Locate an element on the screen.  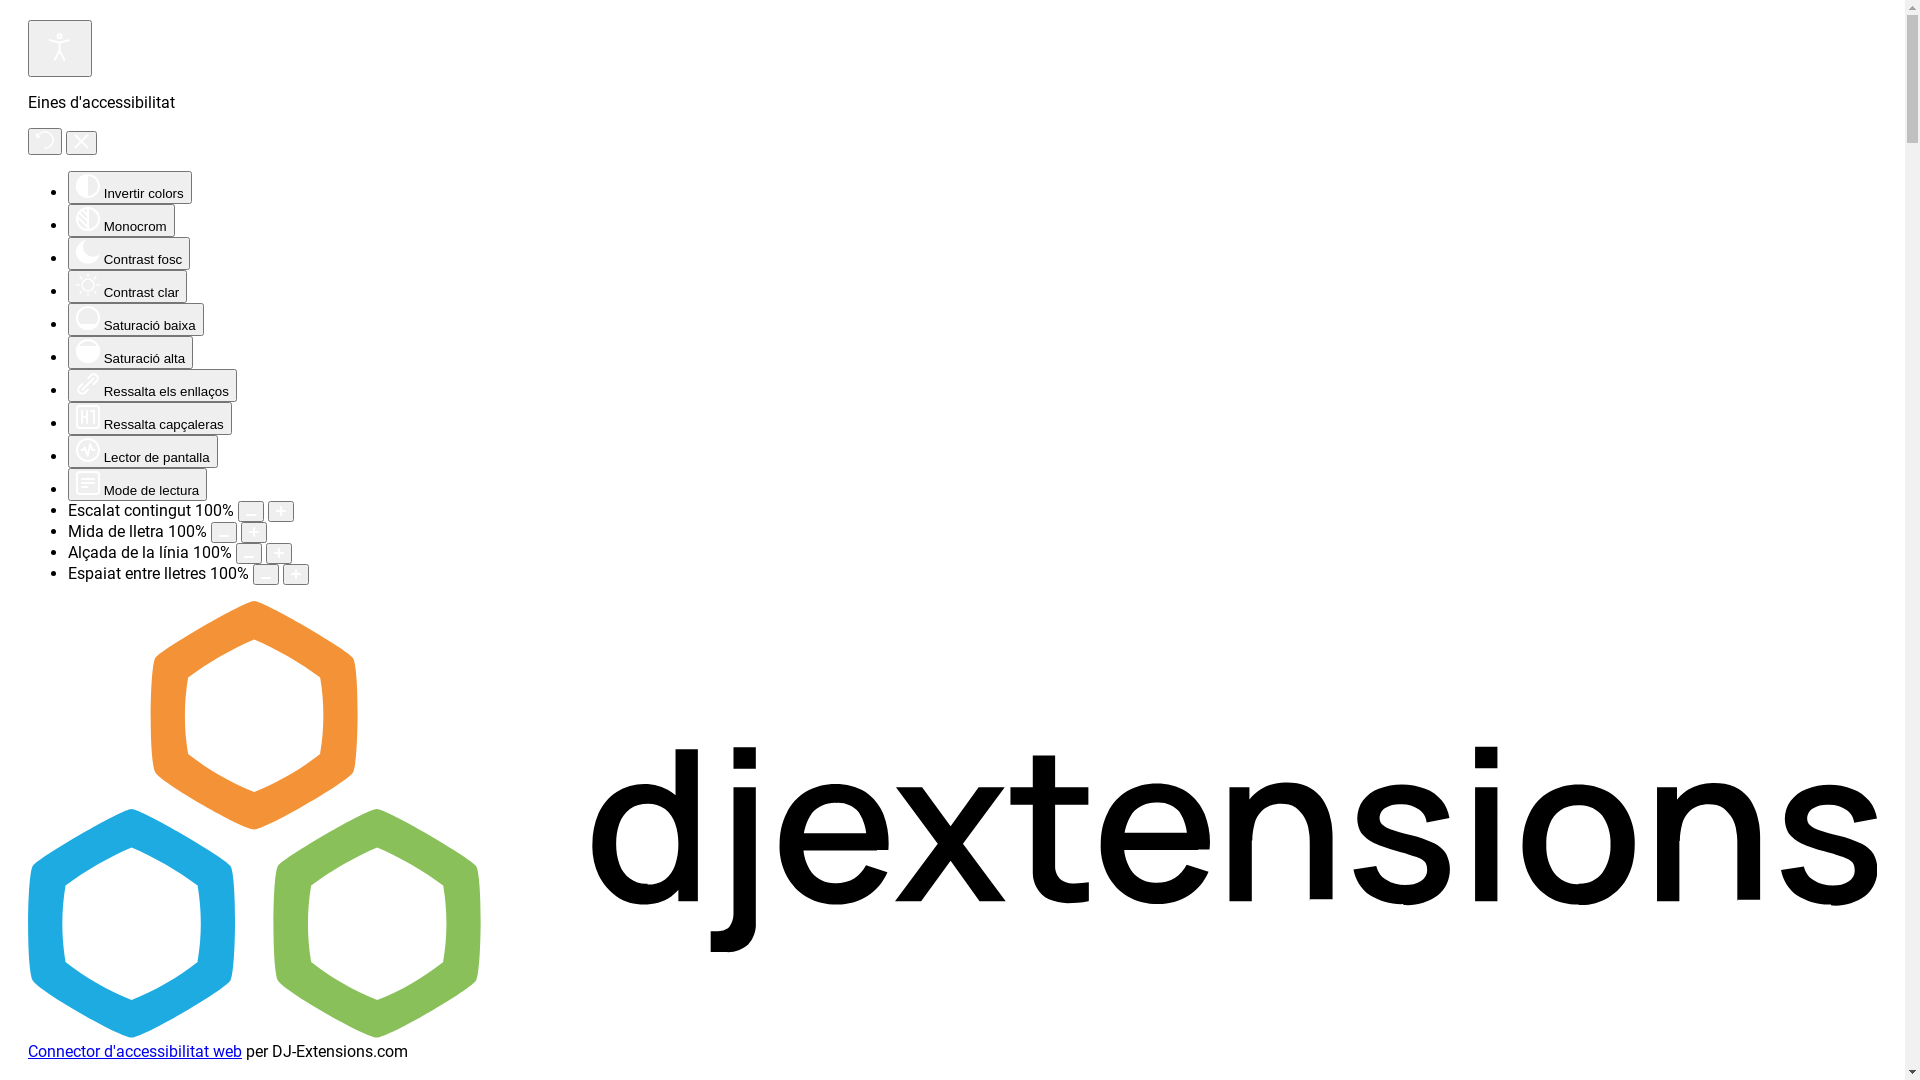
'Tanca les eines d'accessibilitat' is located at coordinates (80, 141).